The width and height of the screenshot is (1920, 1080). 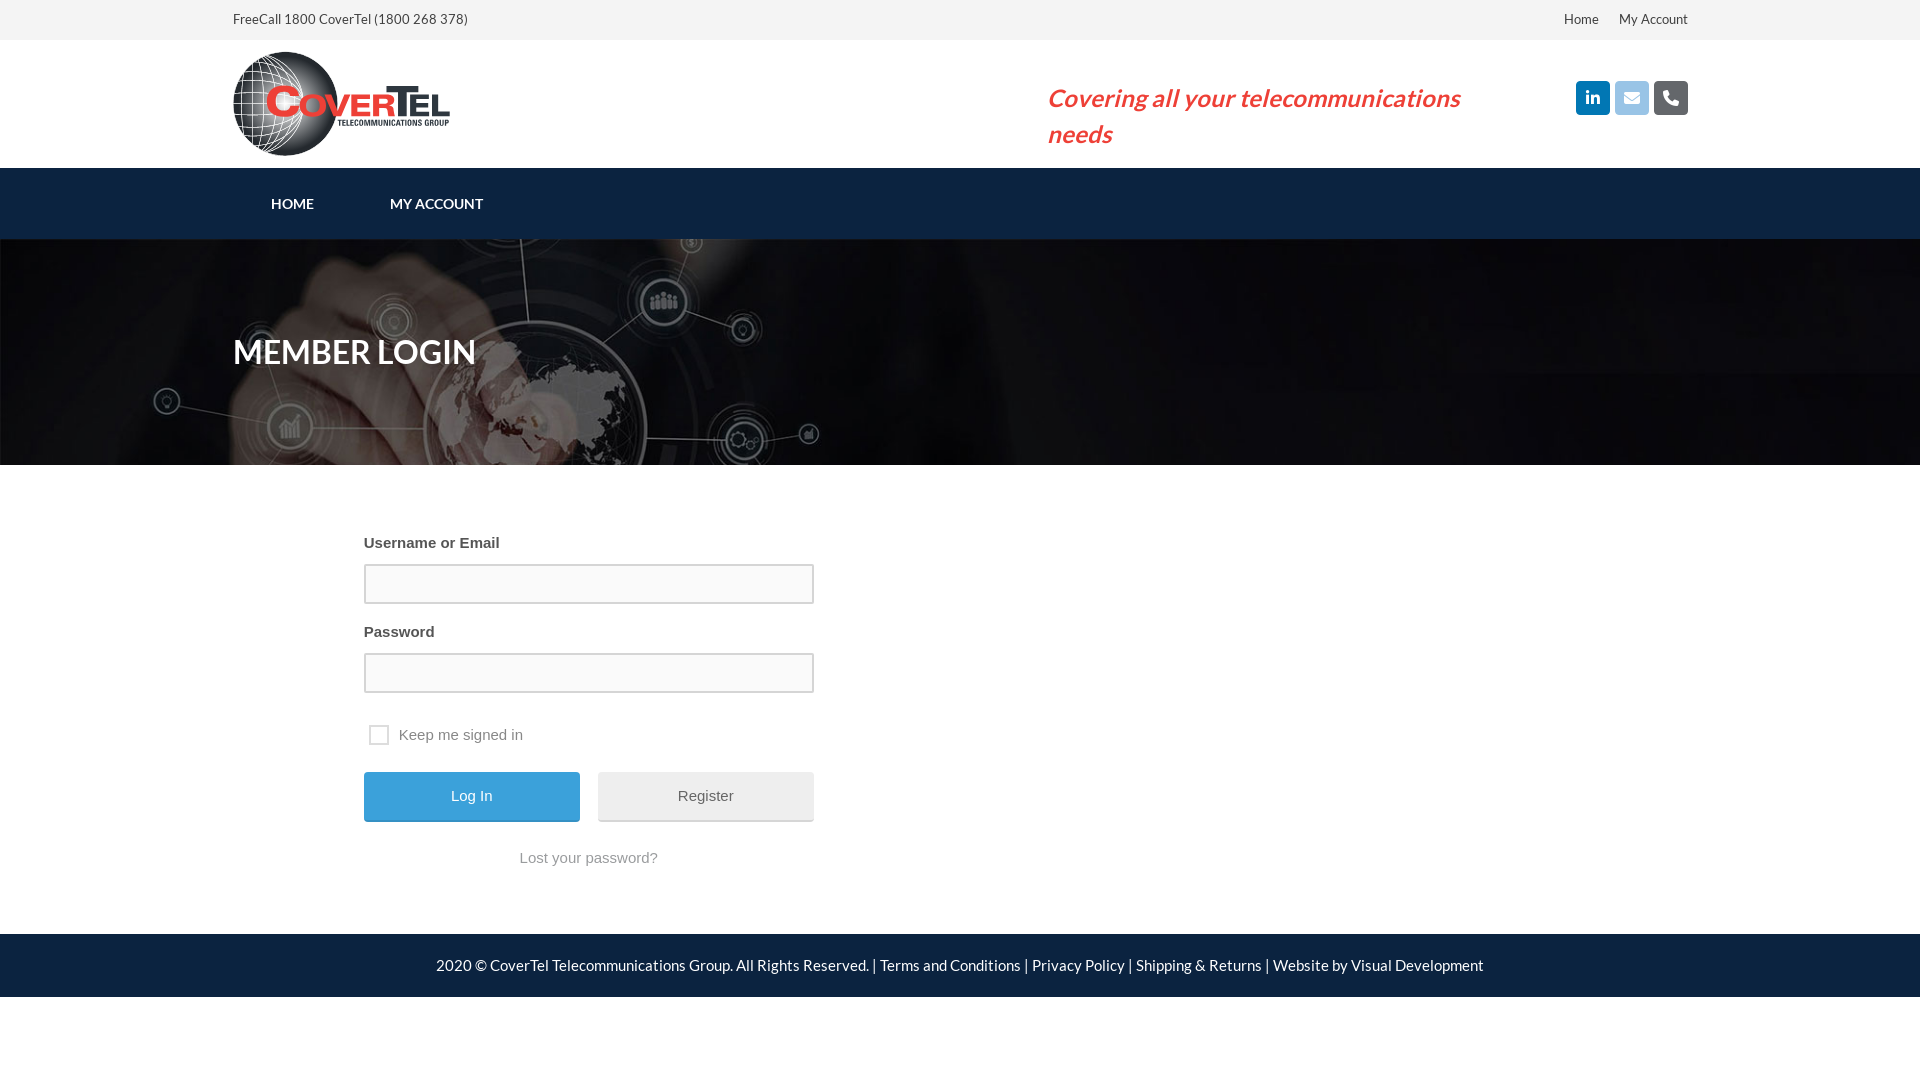 I want to click on 'Log In', so click(x=470, y=796).